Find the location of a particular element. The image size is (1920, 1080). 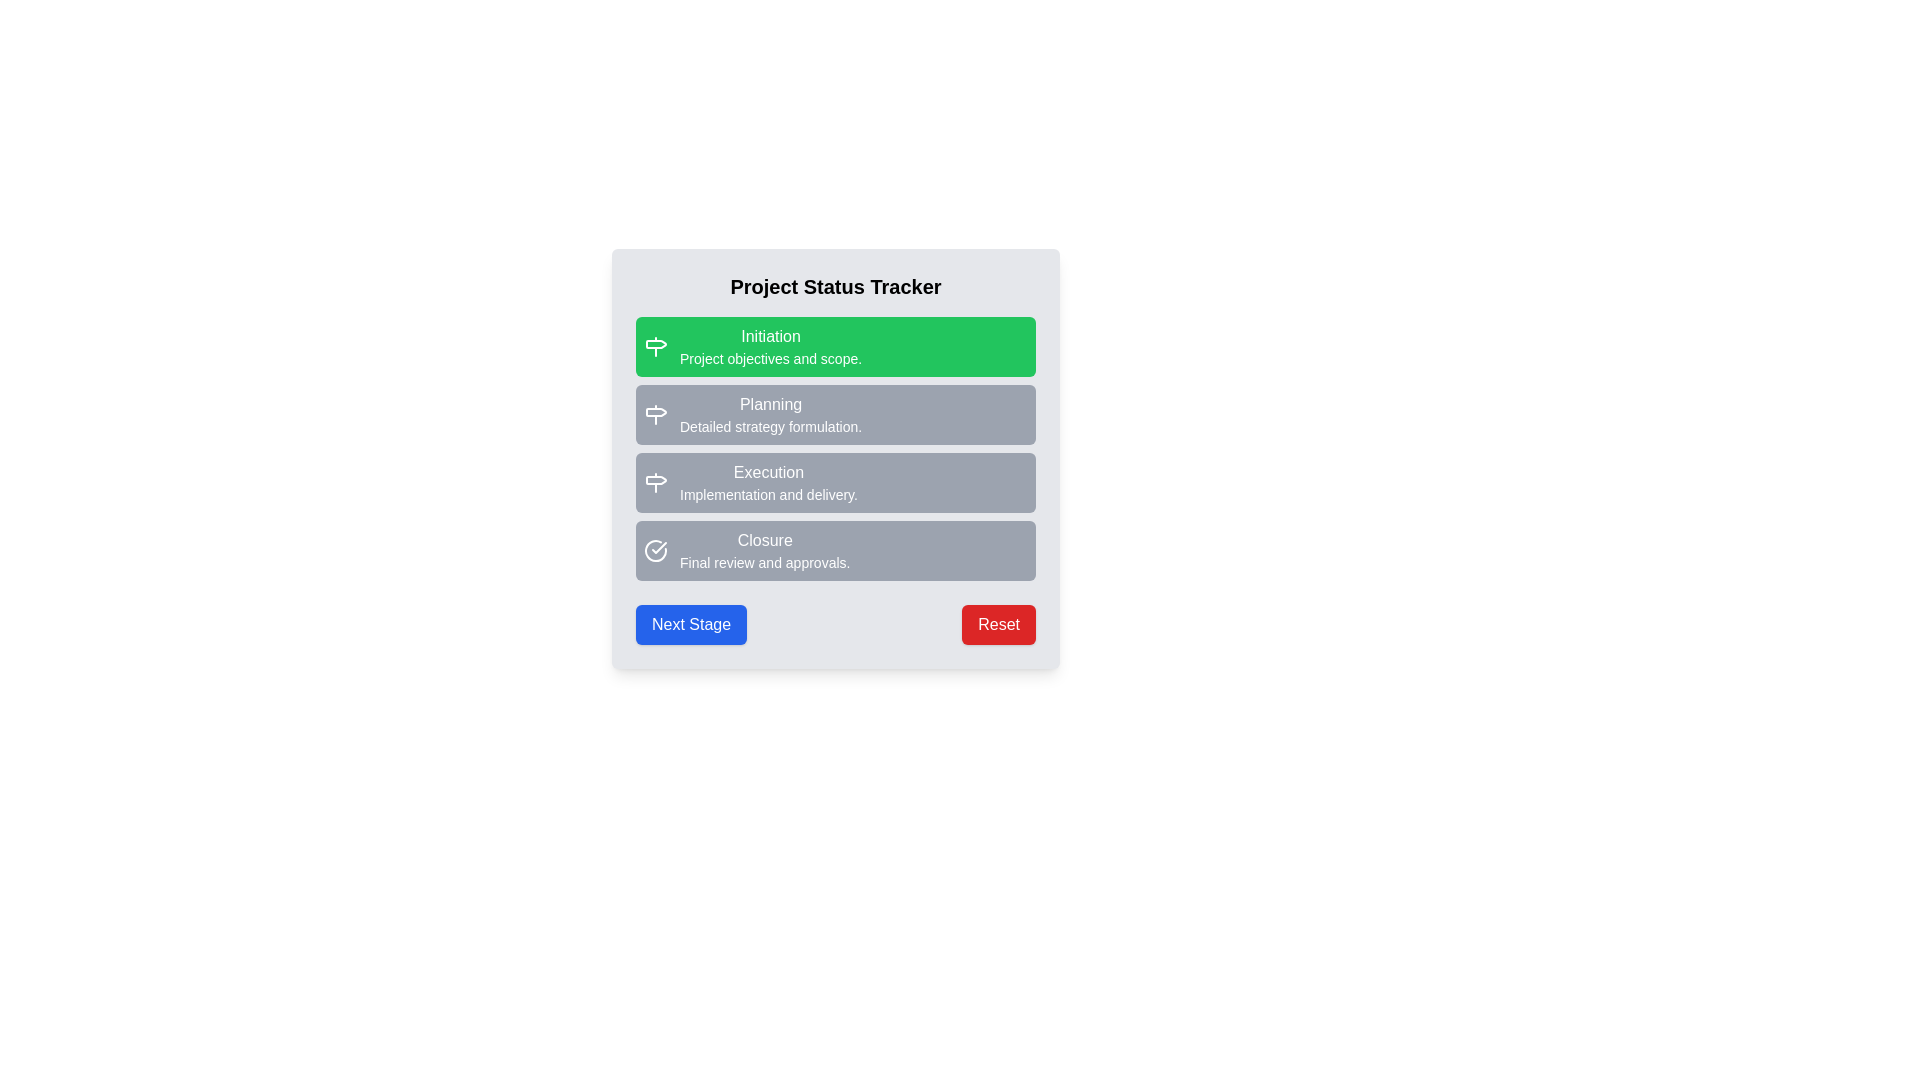

the 'Initiation' label which has two lines of text, the first being bold and white on a green background, indicating the start of project objectives and scope is located at coordinates (770, 346).